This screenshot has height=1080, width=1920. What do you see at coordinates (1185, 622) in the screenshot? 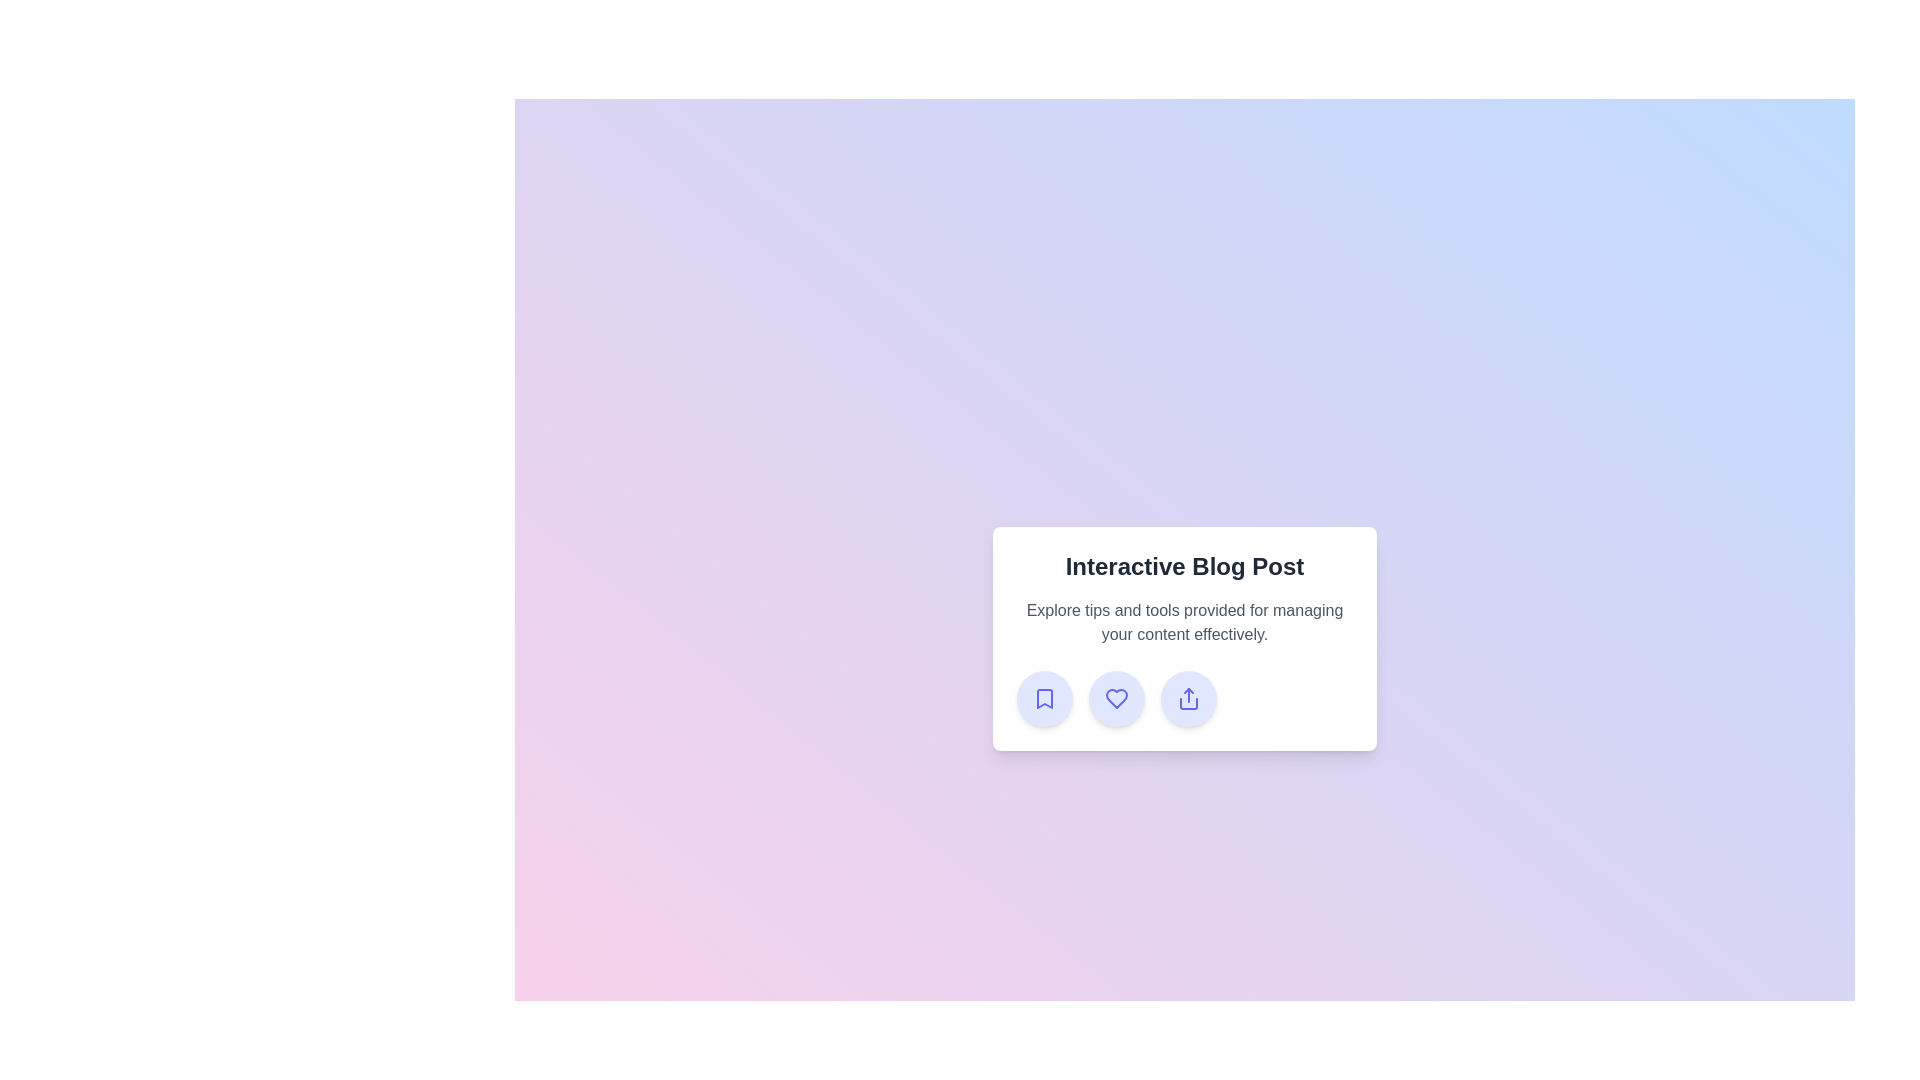
I see `the descriptive text element that provides information about tools and tips related to content management, located below the title 'Interactive Blog Post'` at bounding box center [1185, 622].